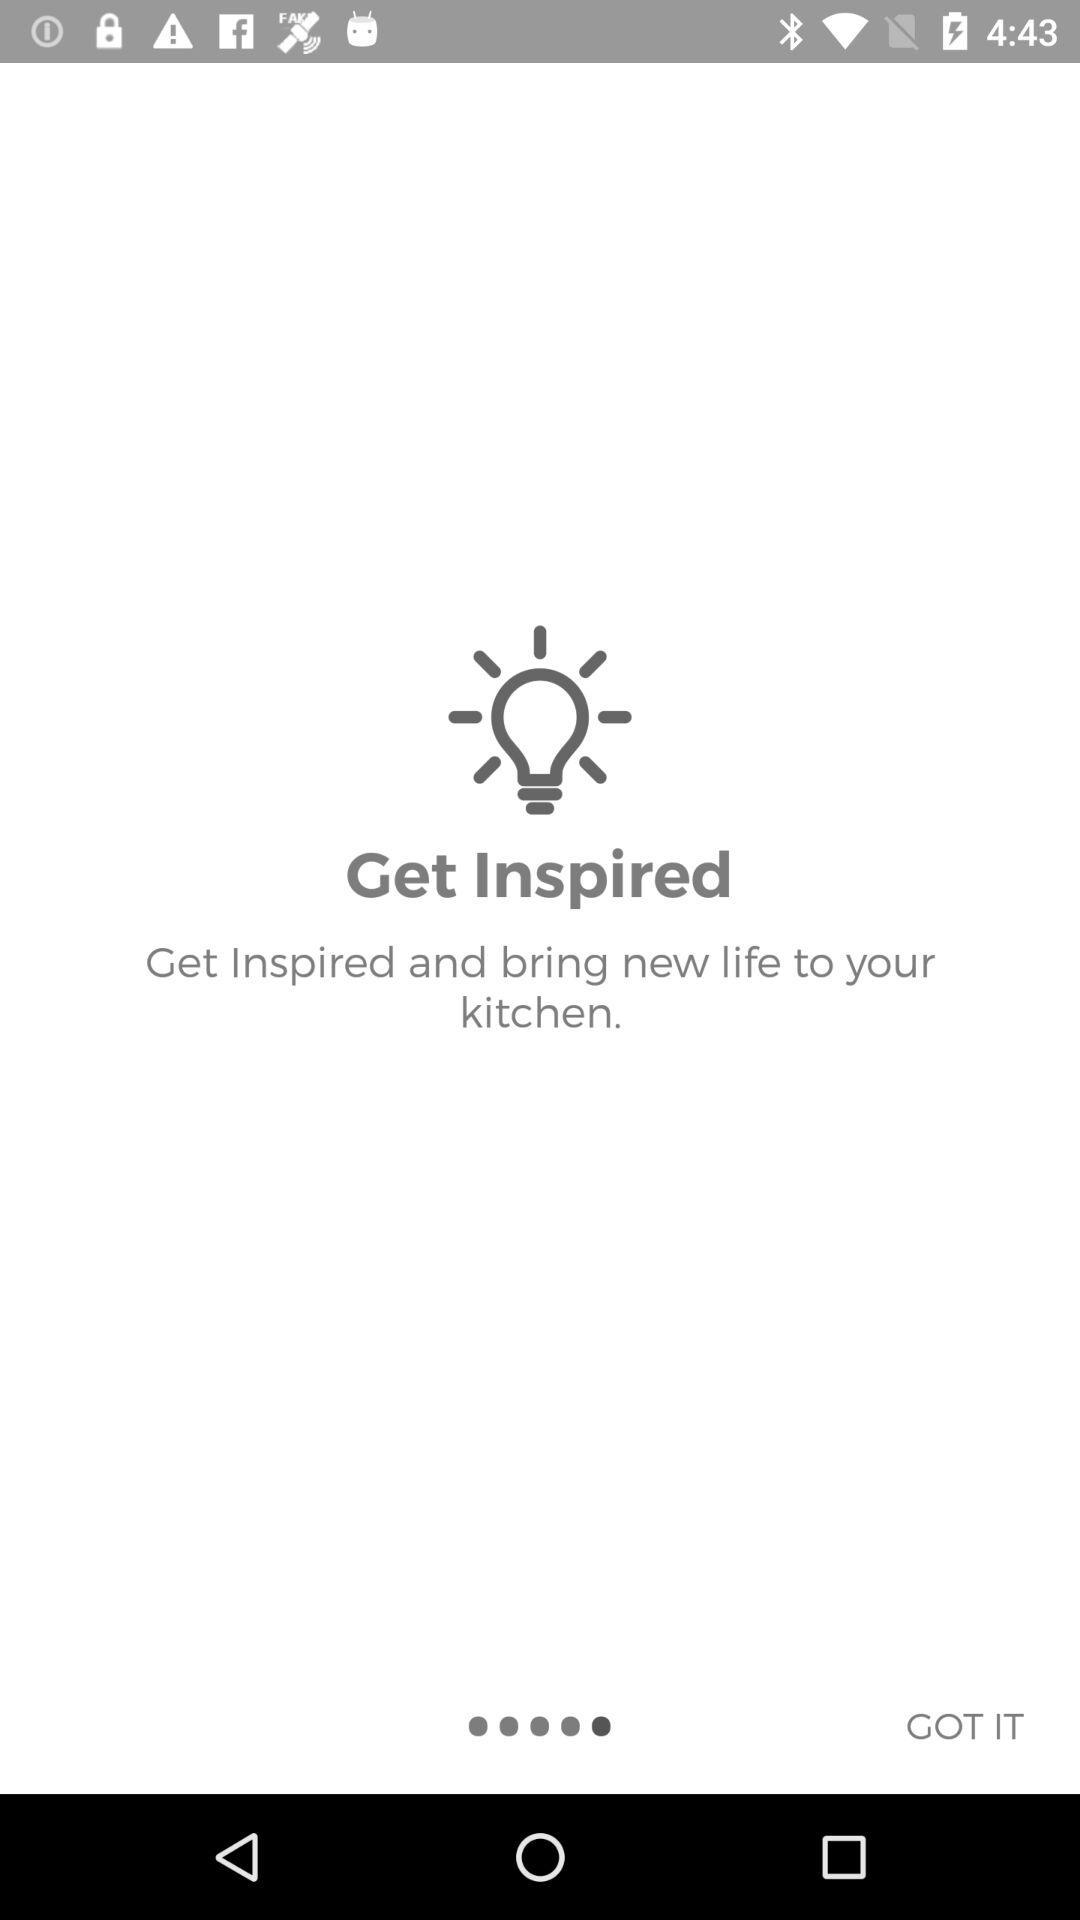 The width and height of the screenshot is (1080, 1920). Describe the element at coordinates (963, 1724) in the screenshot. I see `the got it item` at that location.